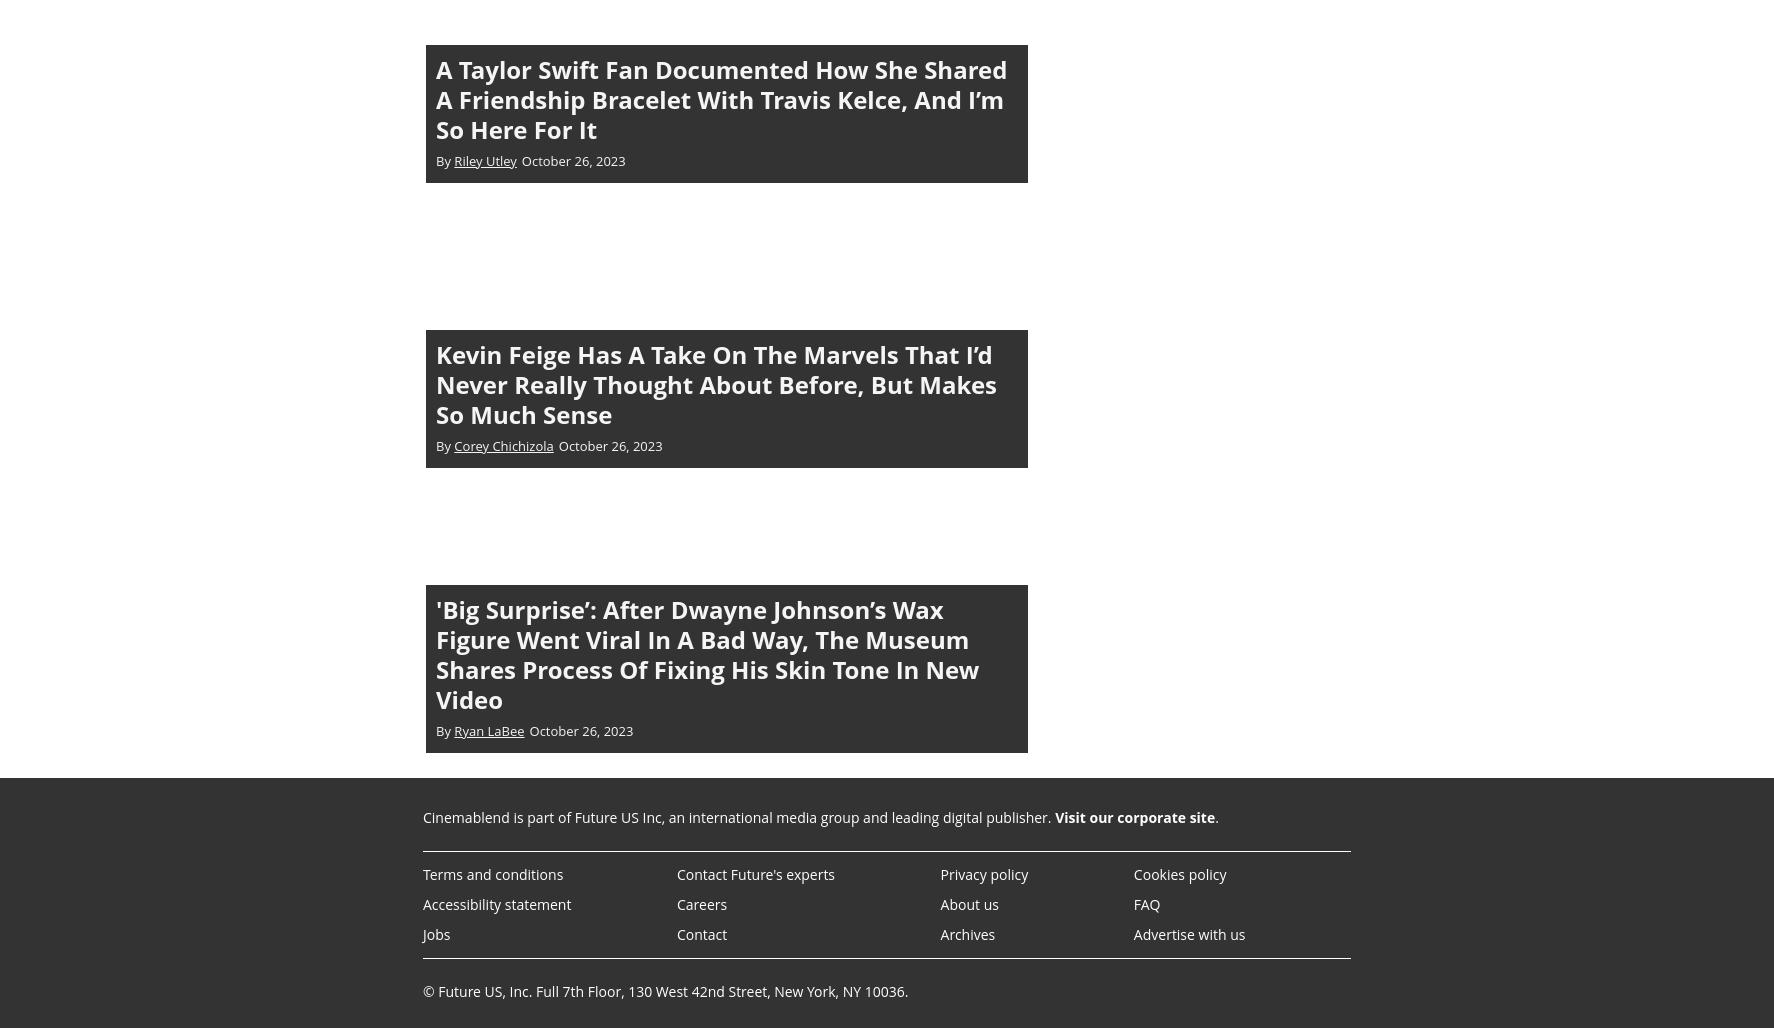 Image resolution: width=1774 pixels, height=1028 pixels. What do you see at coordinates (497, 903) in the screenshot?
I see `'Accessibility statement'` at bounding box center [497, 903].